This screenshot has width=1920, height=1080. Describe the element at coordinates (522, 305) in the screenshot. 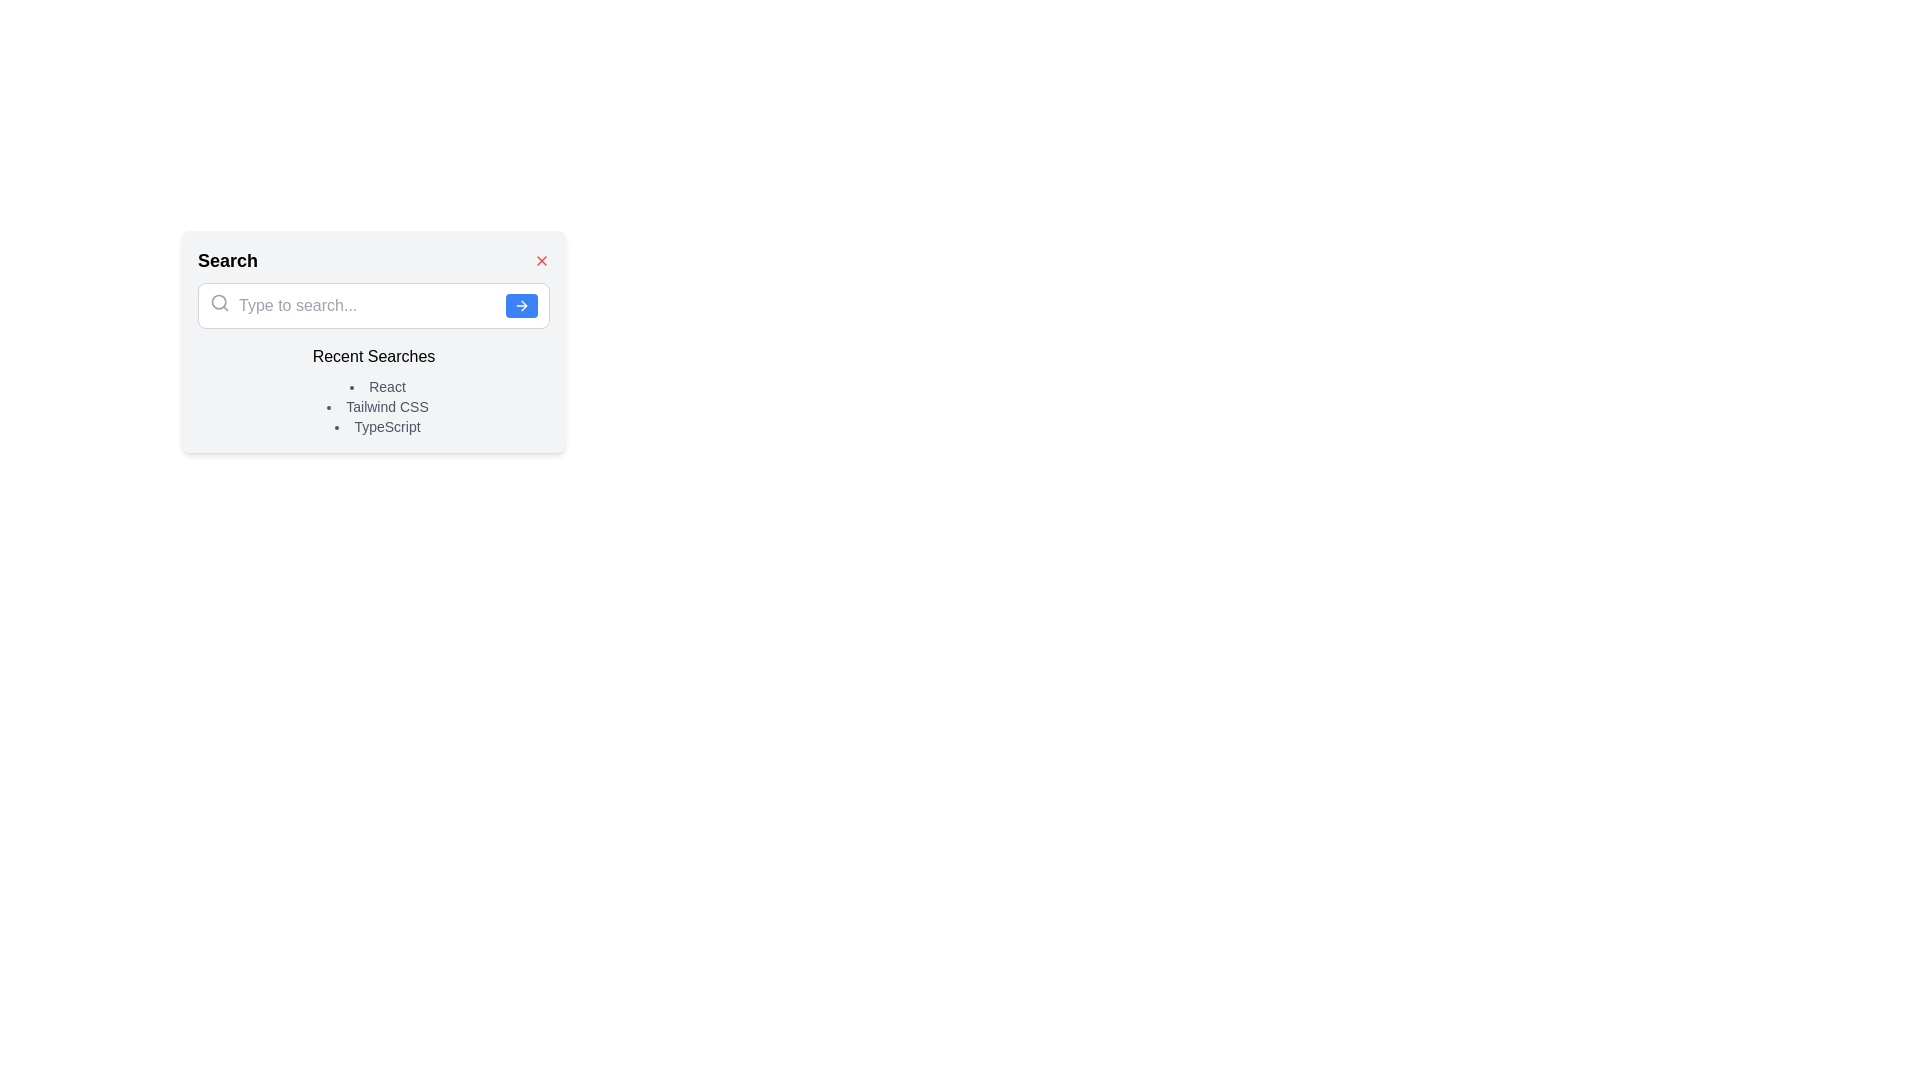

I see `the arrow icon located at the right end of the search input field` at that location.